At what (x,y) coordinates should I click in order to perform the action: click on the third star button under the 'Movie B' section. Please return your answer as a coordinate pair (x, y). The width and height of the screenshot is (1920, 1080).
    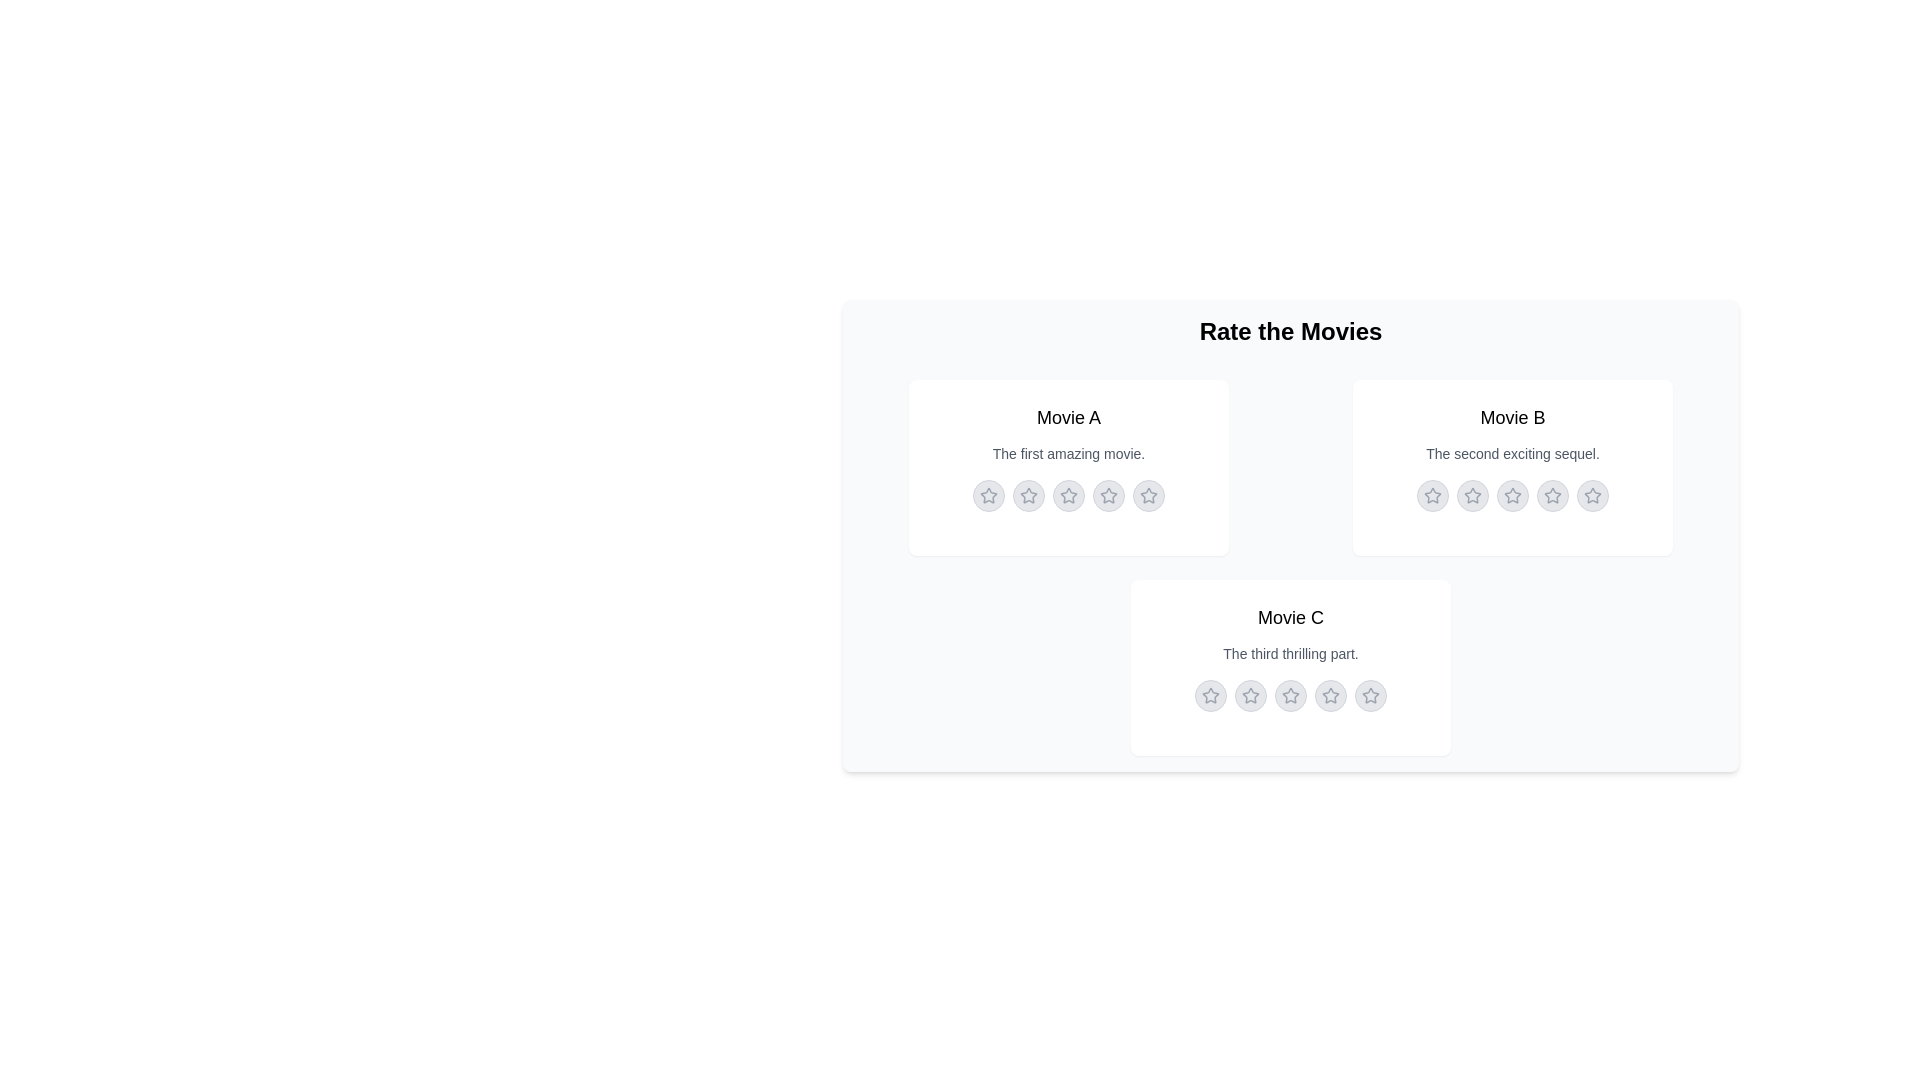
    Looking at the image, I should click on (1512, 495).